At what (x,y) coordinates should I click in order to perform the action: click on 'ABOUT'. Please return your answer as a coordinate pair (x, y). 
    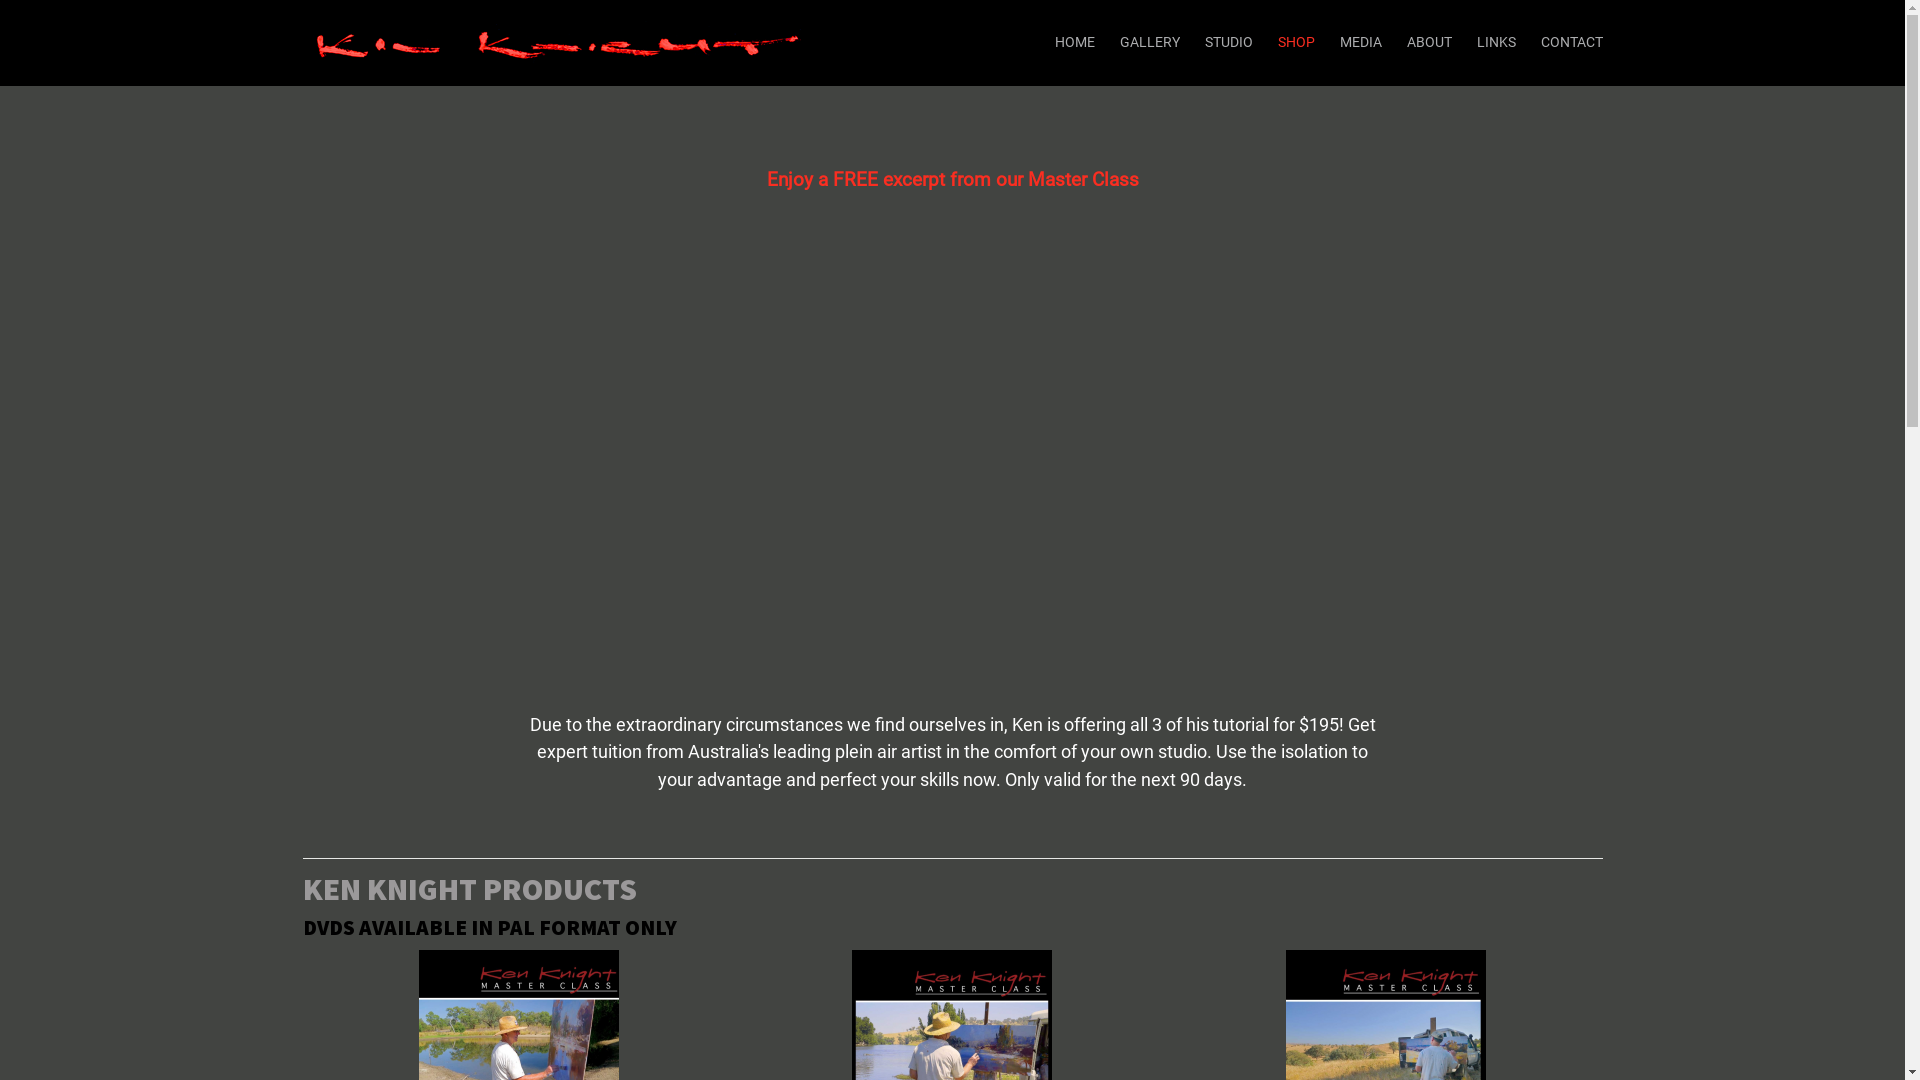
    Looking at the image, I should click on (1405, 42).